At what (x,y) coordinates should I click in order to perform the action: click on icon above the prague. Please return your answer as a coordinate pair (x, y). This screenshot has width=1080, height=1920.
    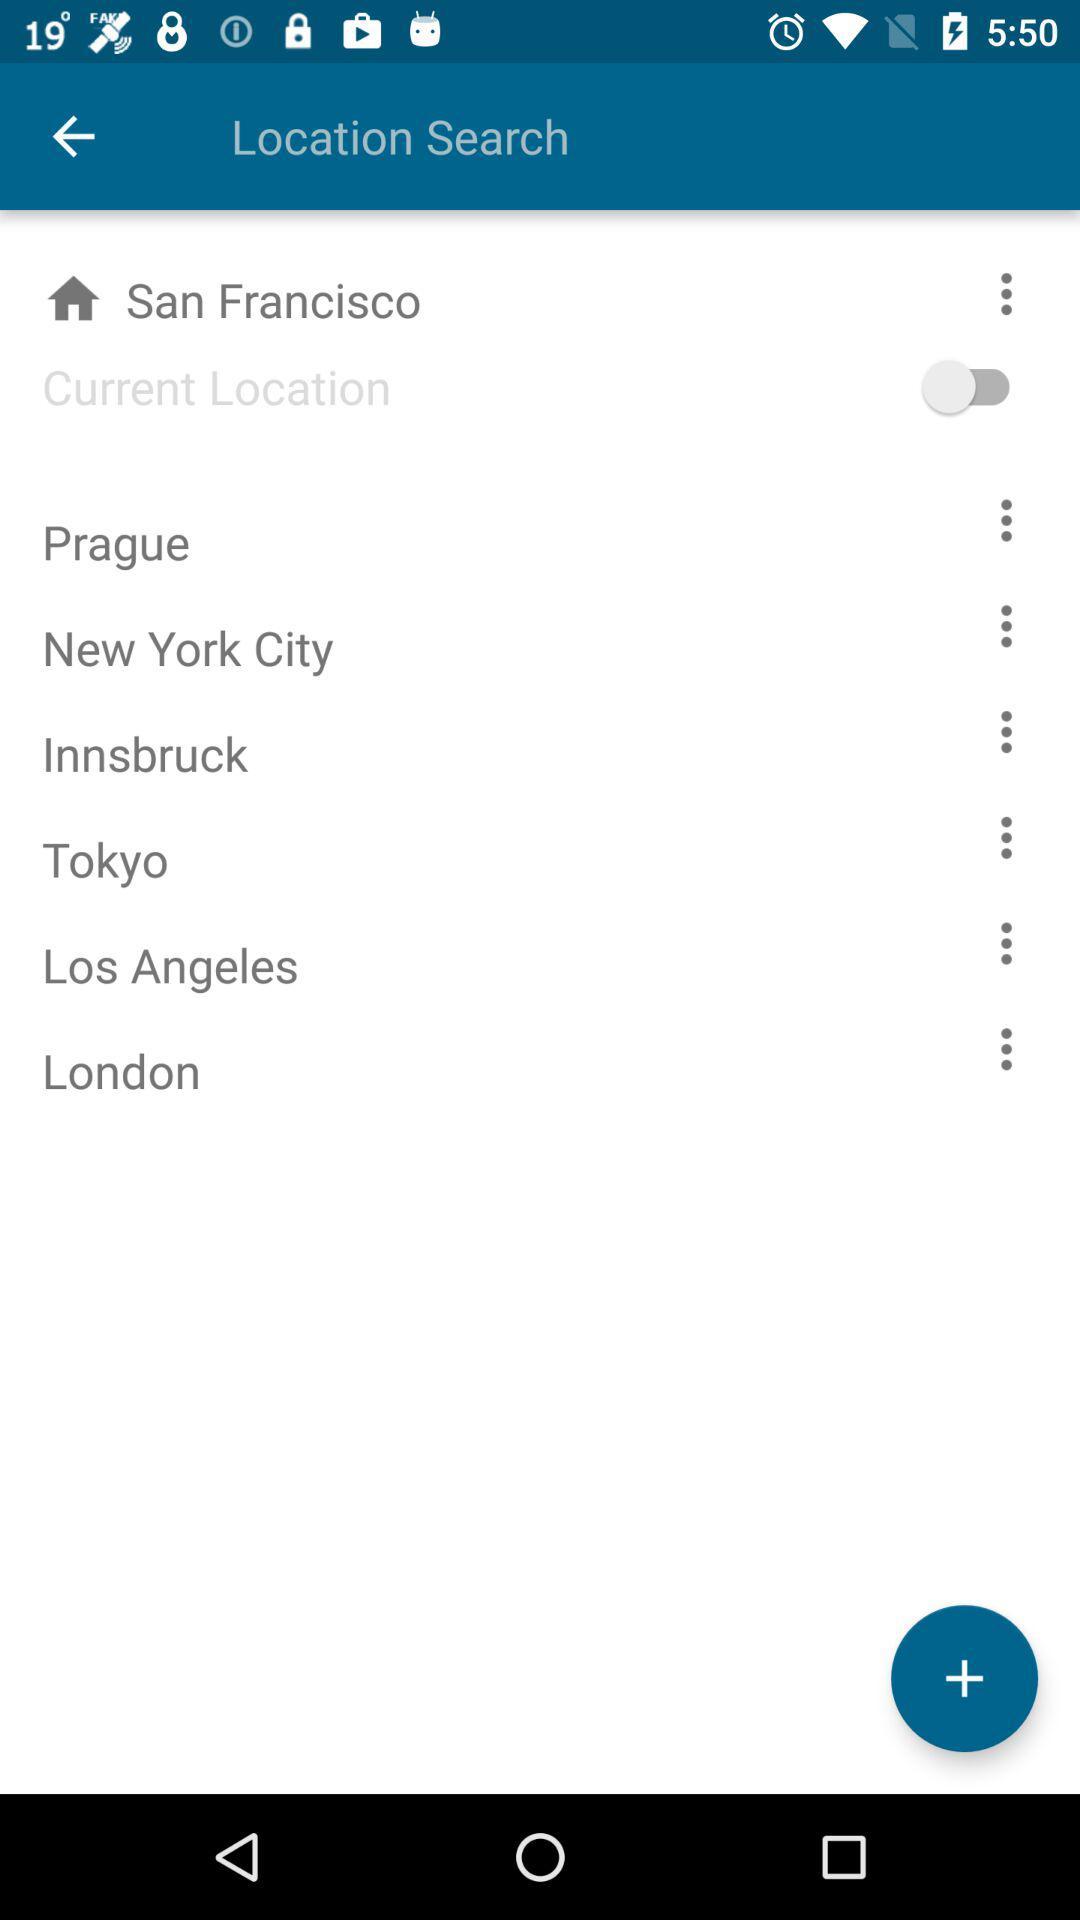
    Looking at the image, I should click on (195, 386).